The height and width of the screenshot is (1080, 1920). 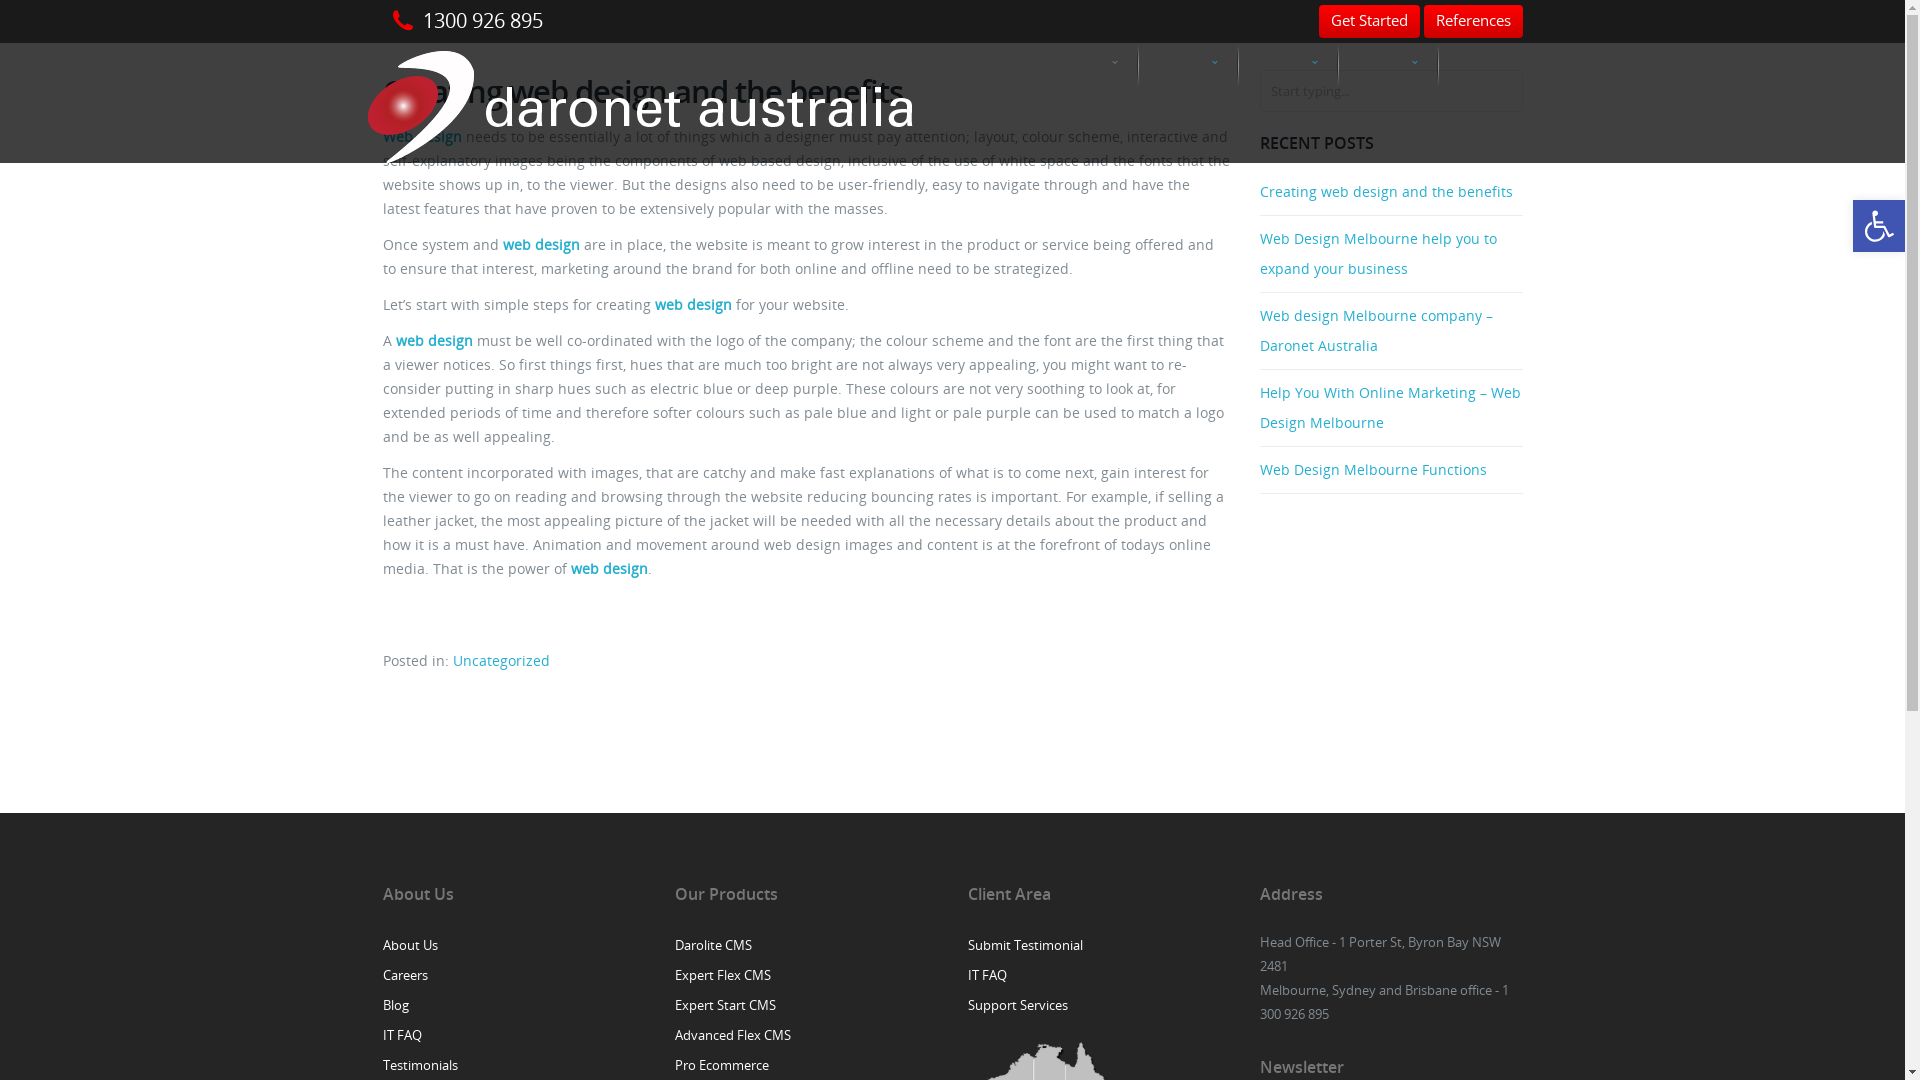 I want to click on 'web design', so click(x=433, y=339).